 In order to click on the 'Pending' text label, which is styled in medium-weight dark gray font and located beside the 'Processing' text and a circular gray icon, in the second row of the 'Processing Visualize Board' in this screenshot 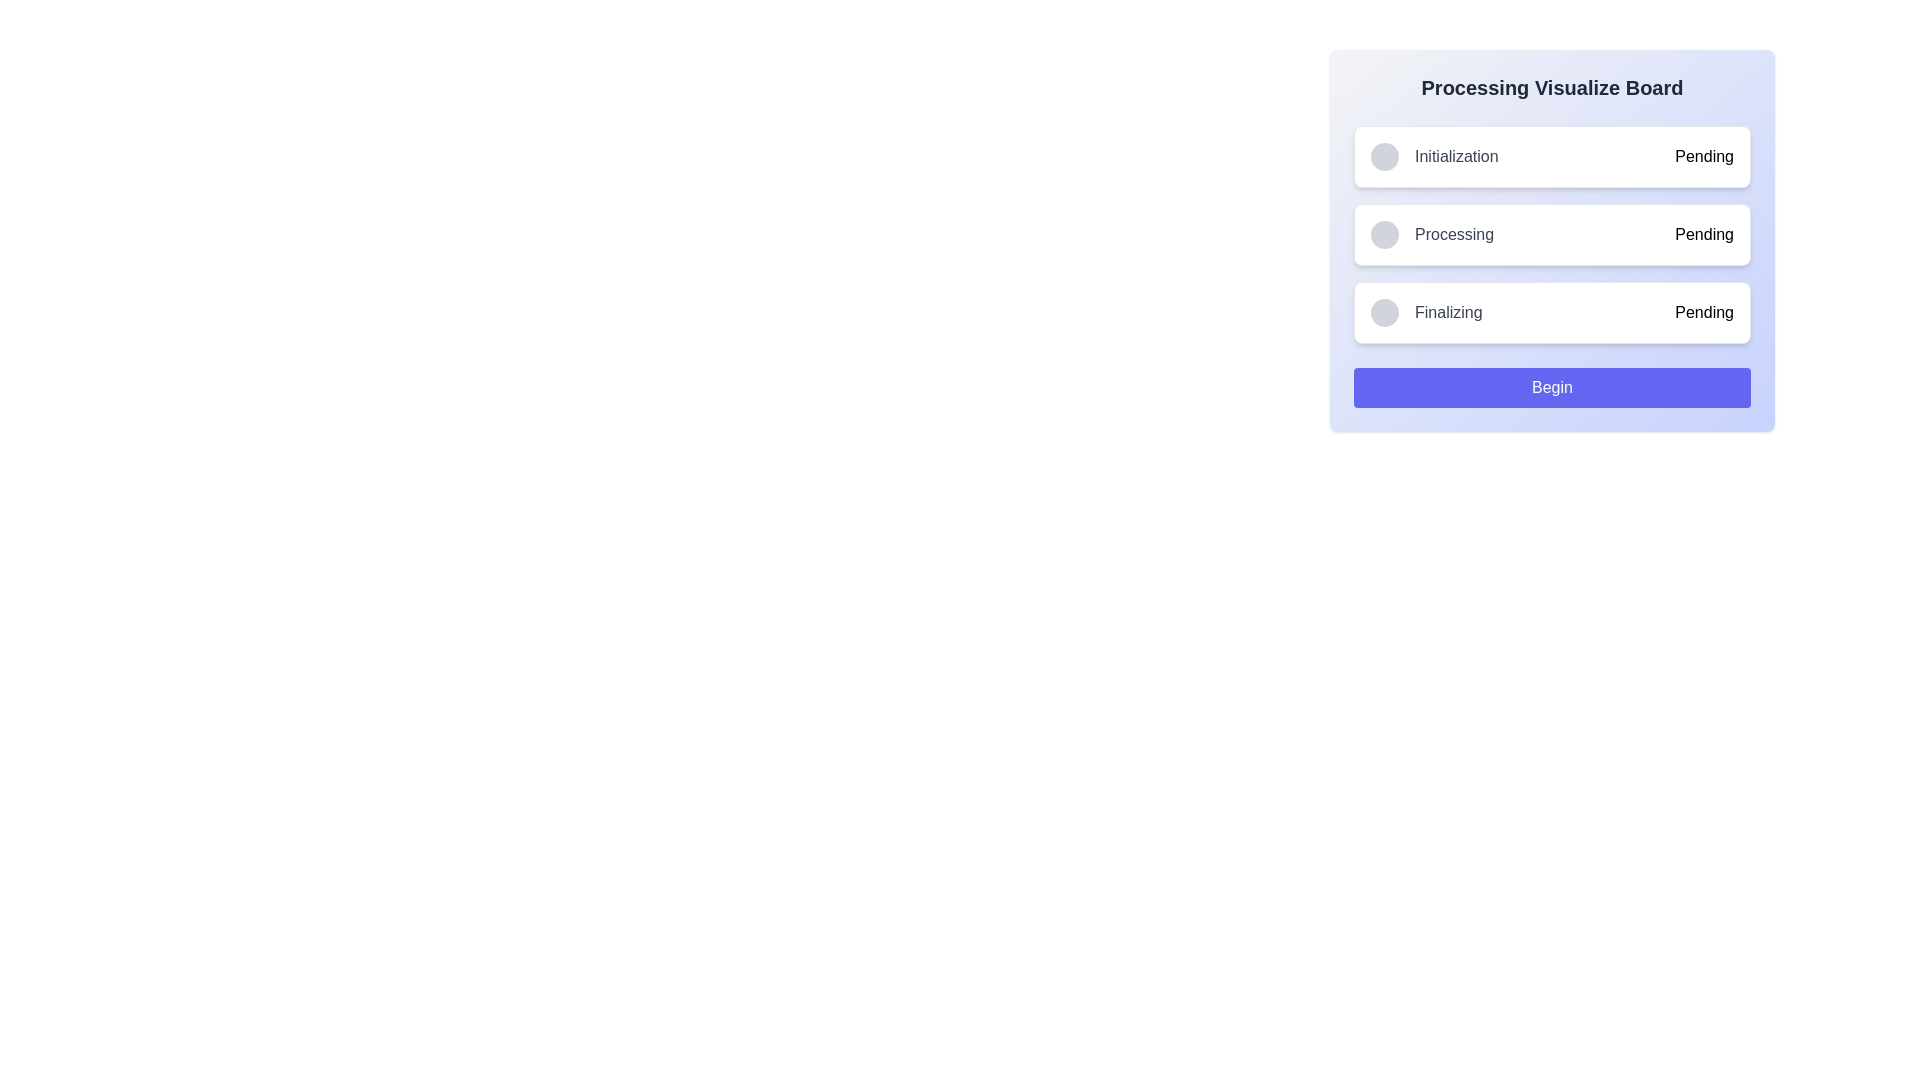, I will do `click(1703, 234)`.